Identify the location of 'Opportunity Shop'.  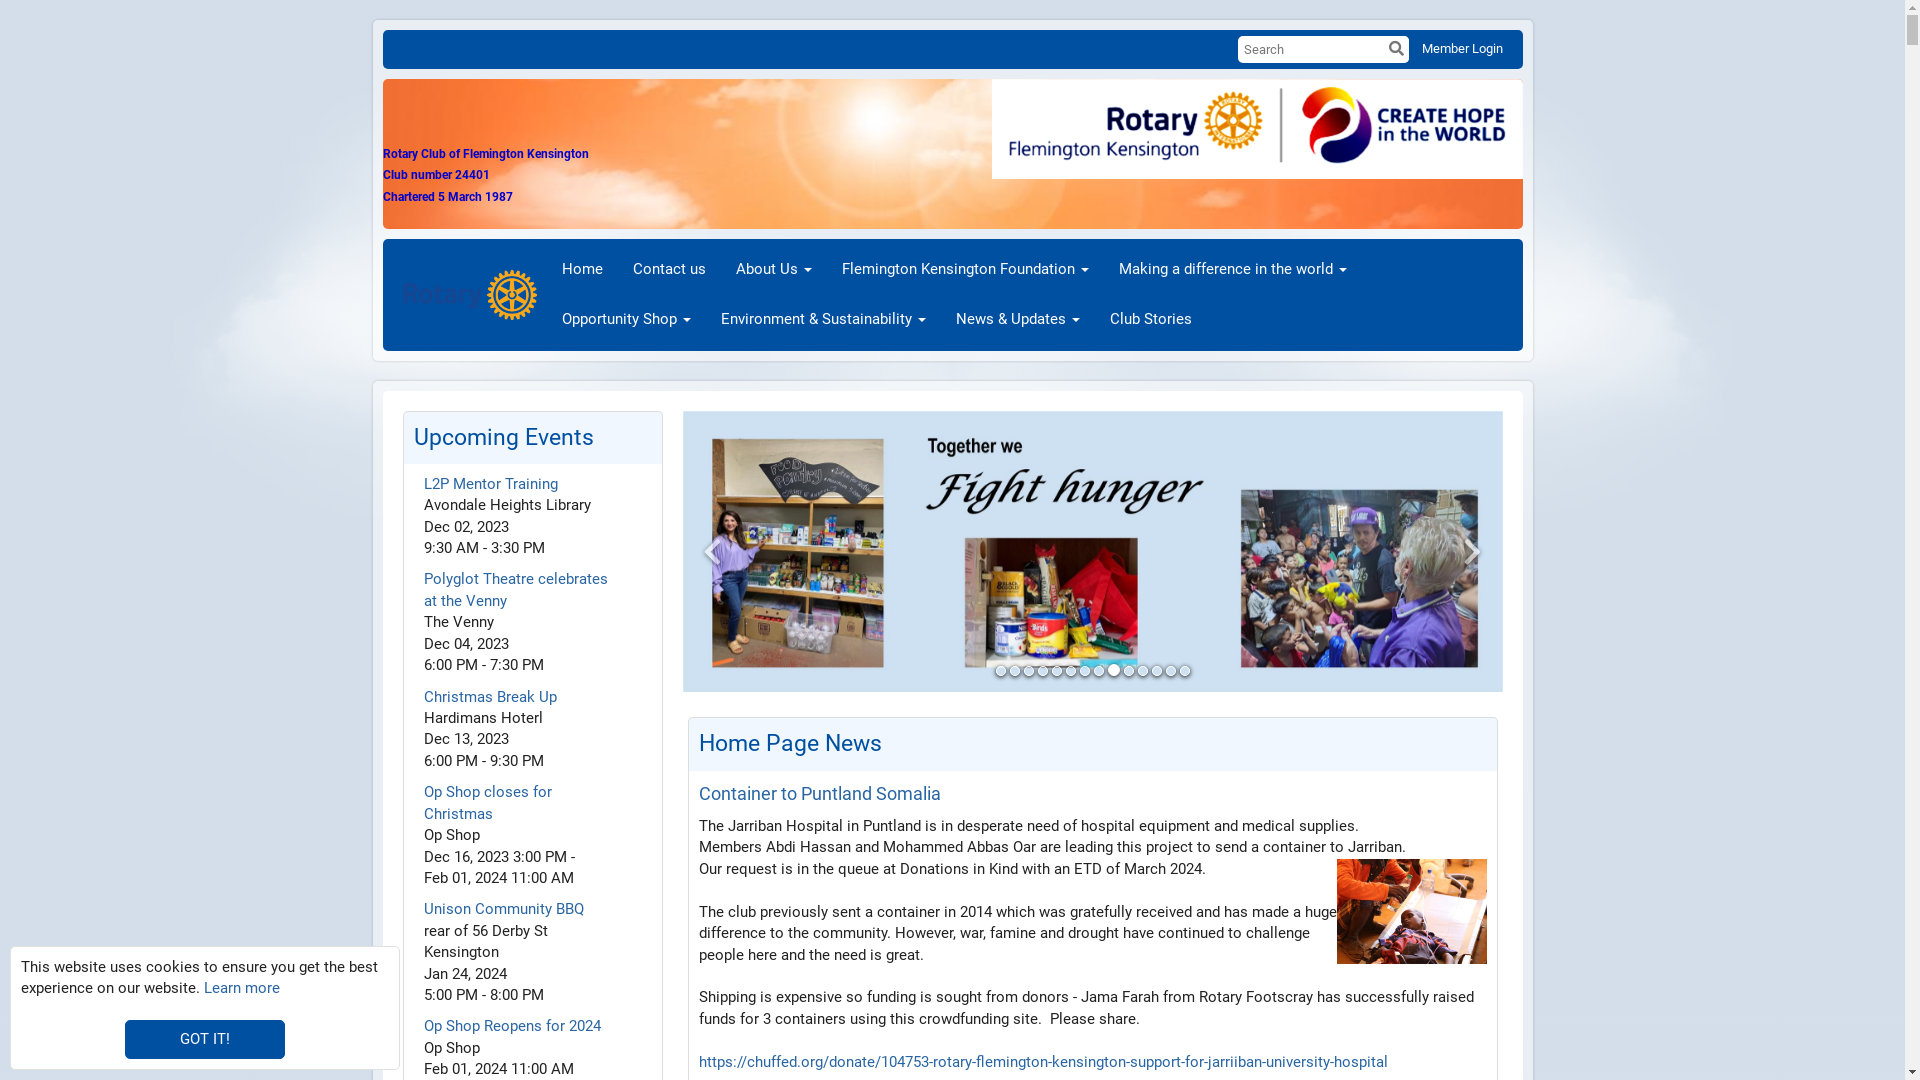
(625, 319).